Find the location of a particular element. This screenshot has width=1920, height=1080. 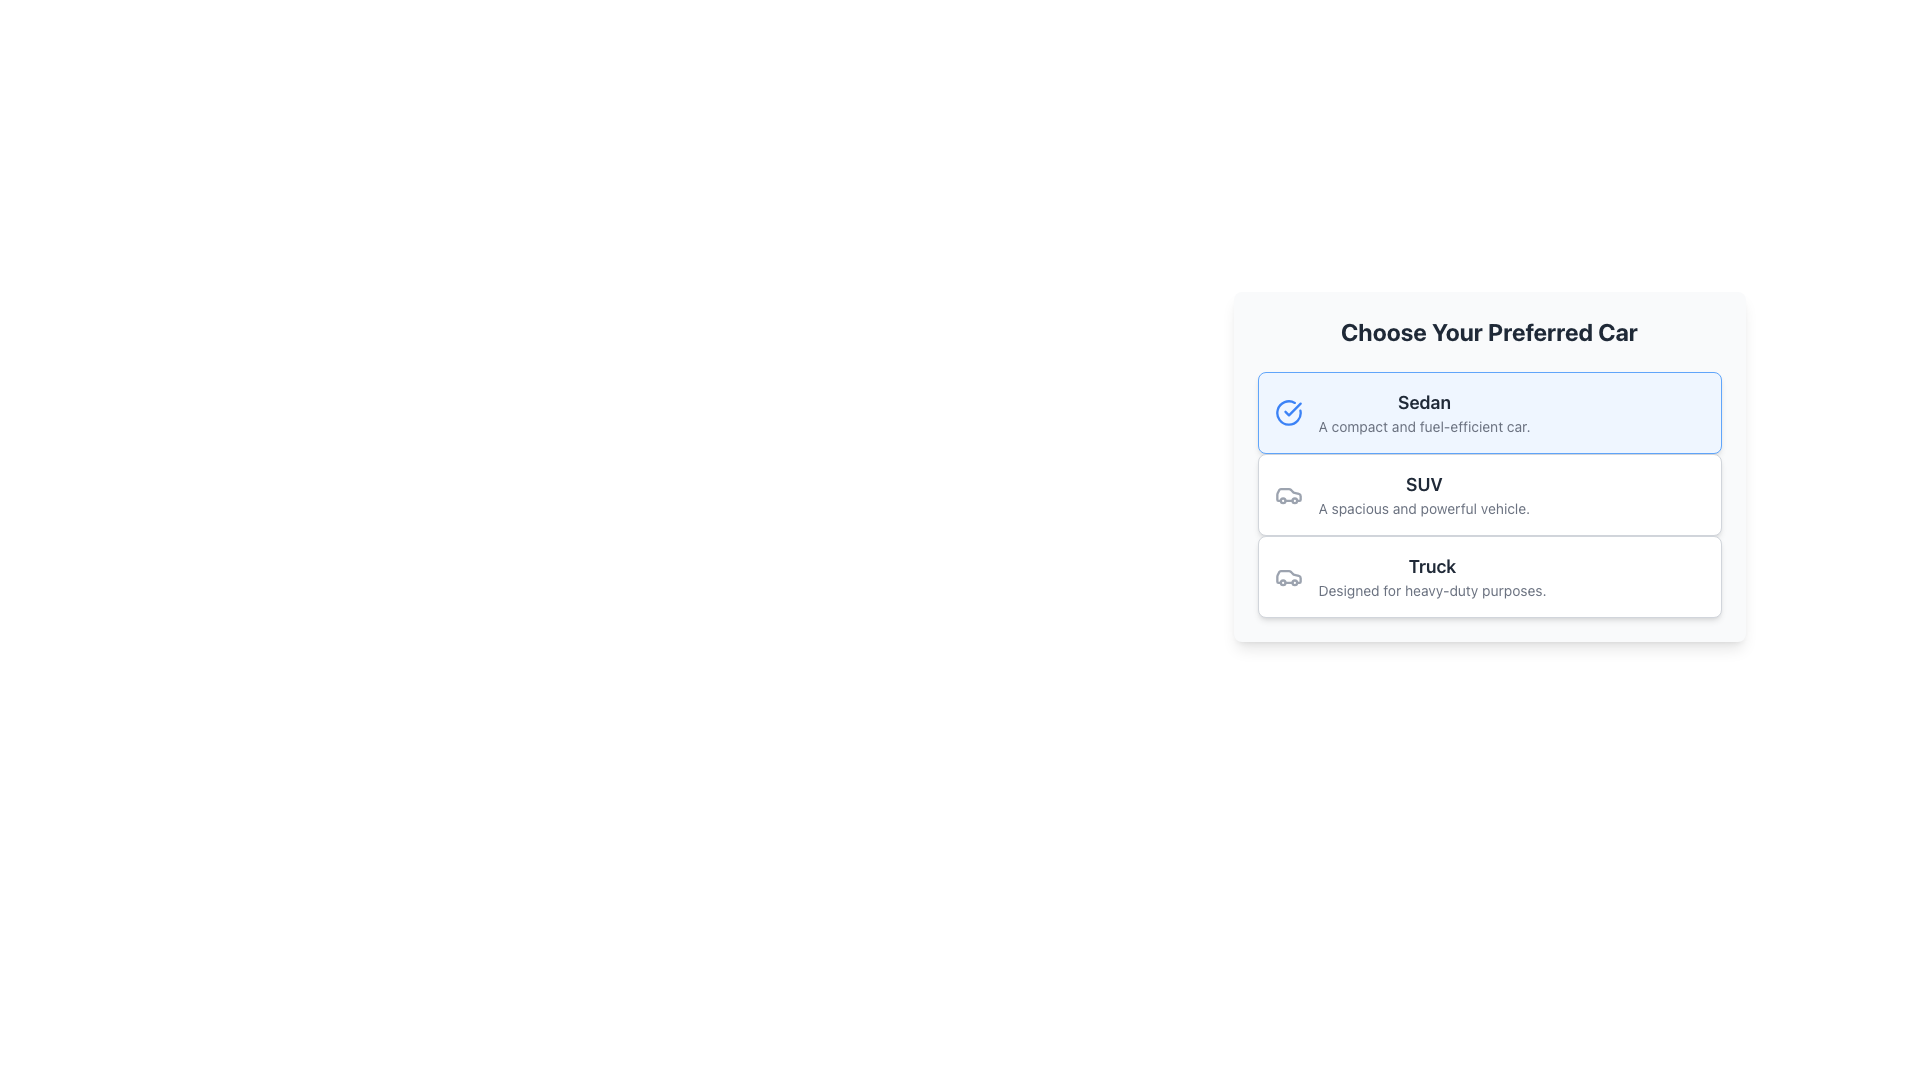

the bold text label 'SUV' which is visually prominent in dark gray or black font, centrally positioned in the second option of a triplet list structure is located at coordinates (1423, 485).